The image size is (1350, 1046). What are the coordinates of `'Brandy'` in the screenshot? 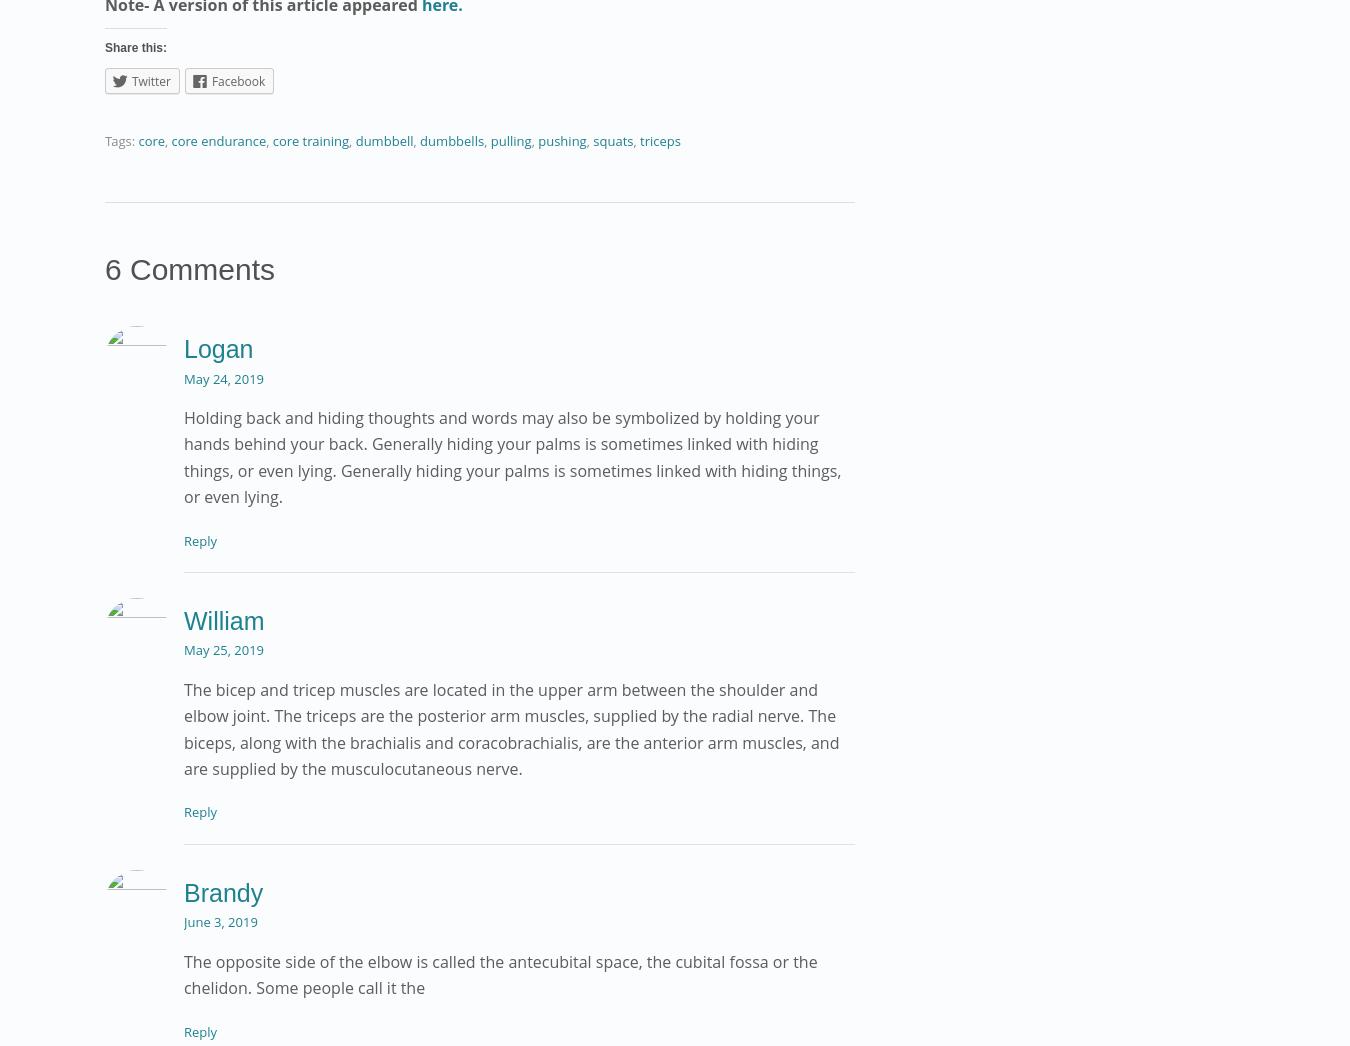 It's located at (223, 892).